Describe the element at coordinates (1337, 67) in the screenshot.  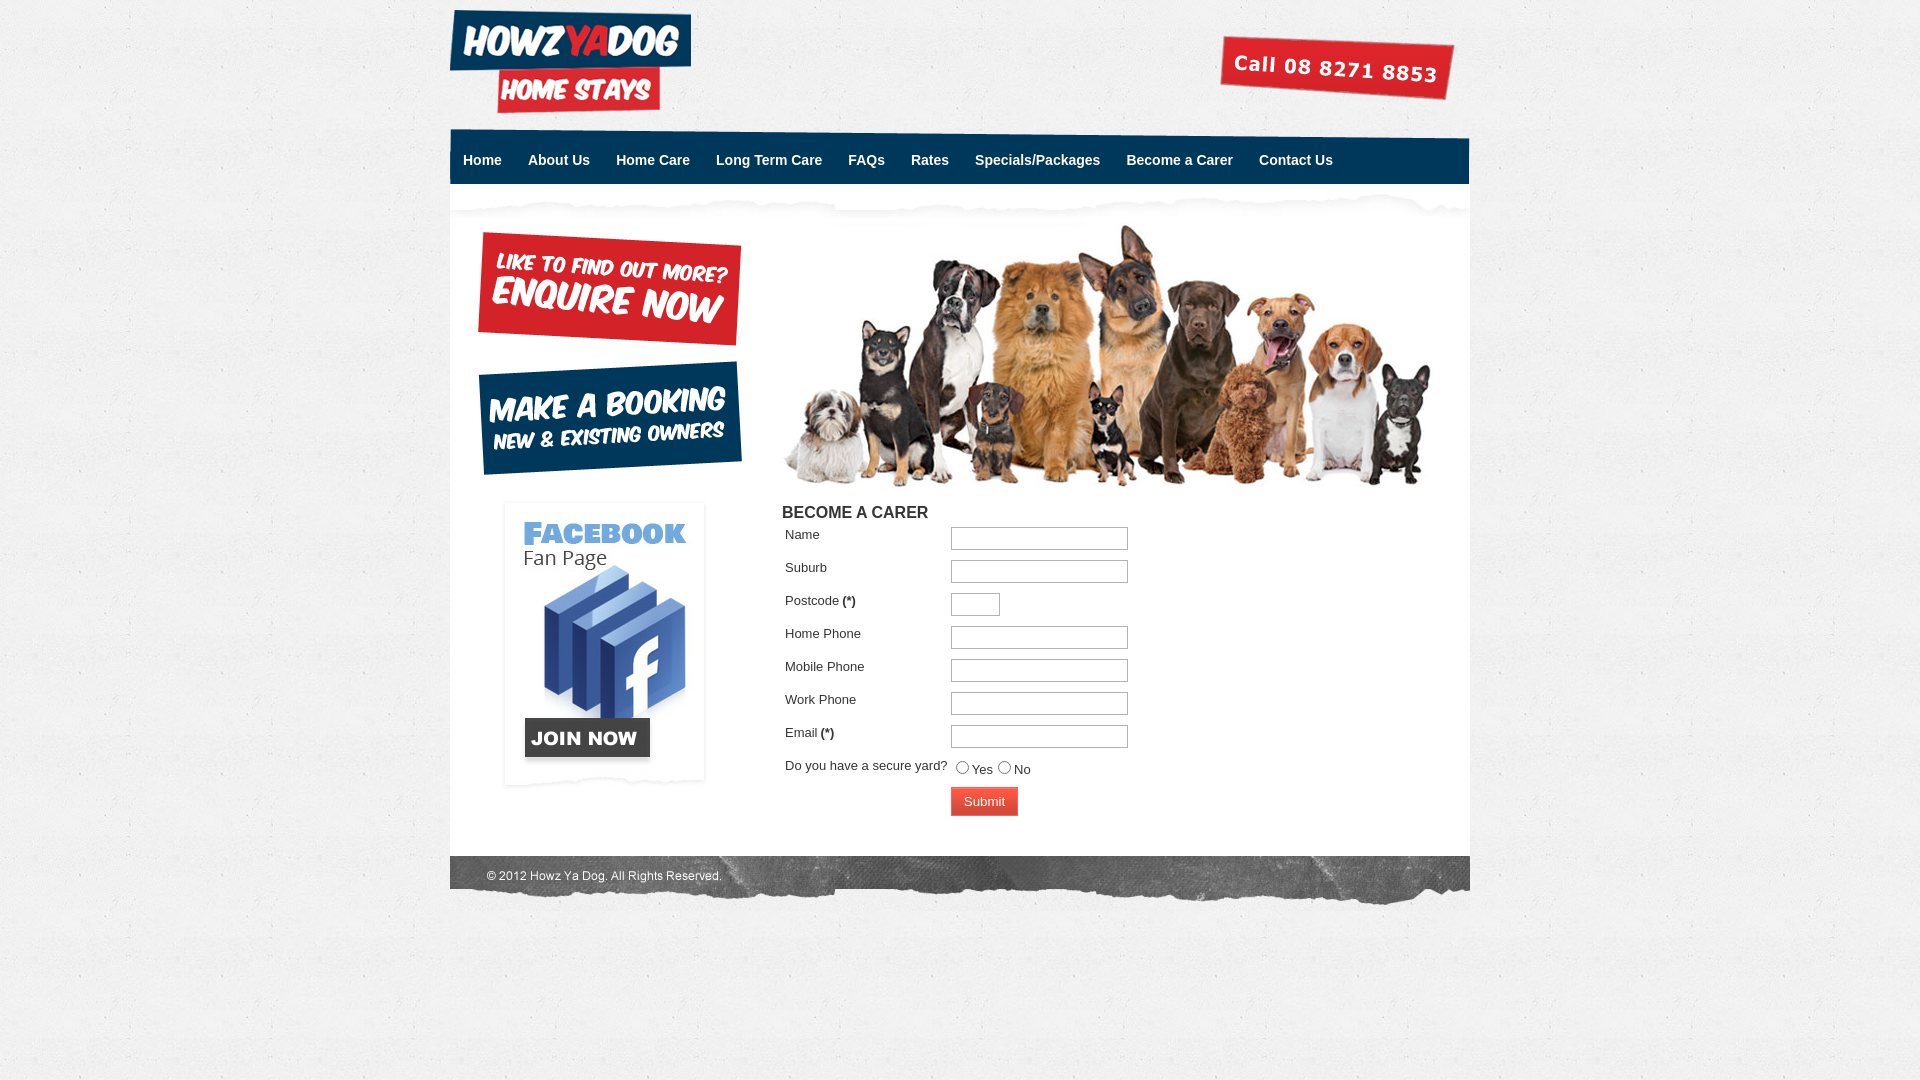
I see `'Call - 08 8271 8853'` at that location.